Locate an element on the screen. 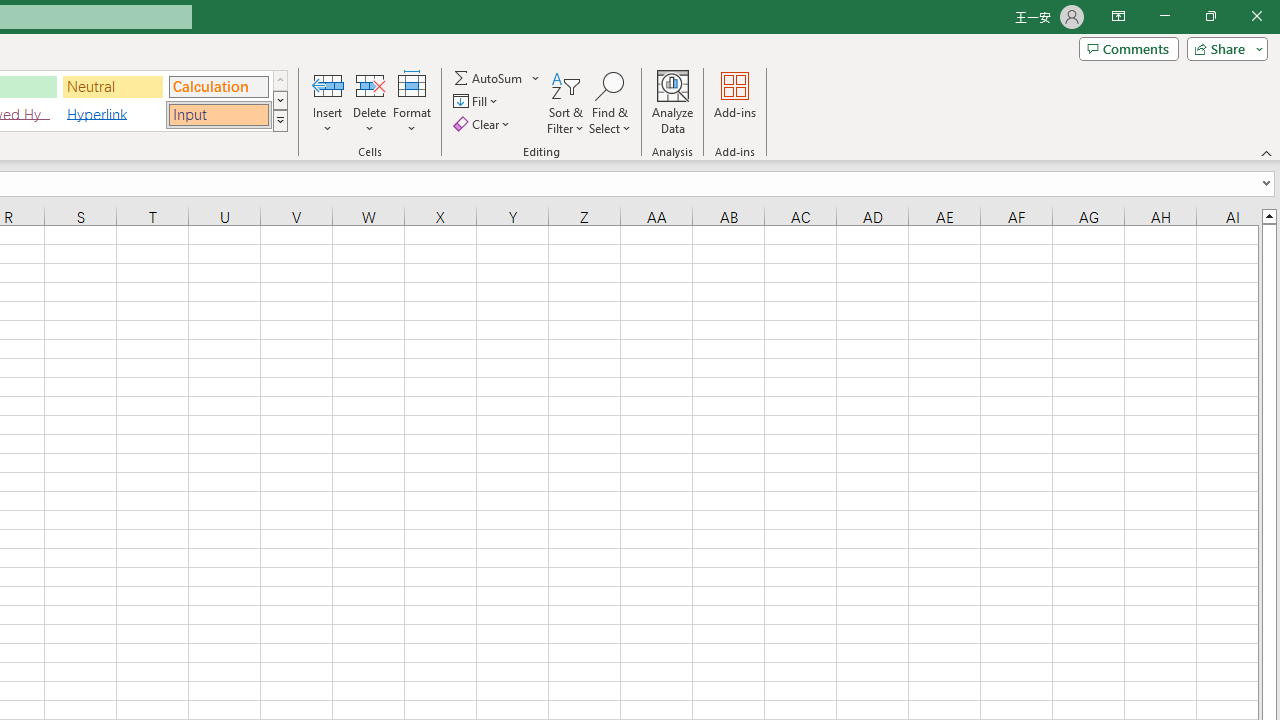 The height and width of the screenshot is (720, 1280). 'Sum' is located at coordinates (489, 77).